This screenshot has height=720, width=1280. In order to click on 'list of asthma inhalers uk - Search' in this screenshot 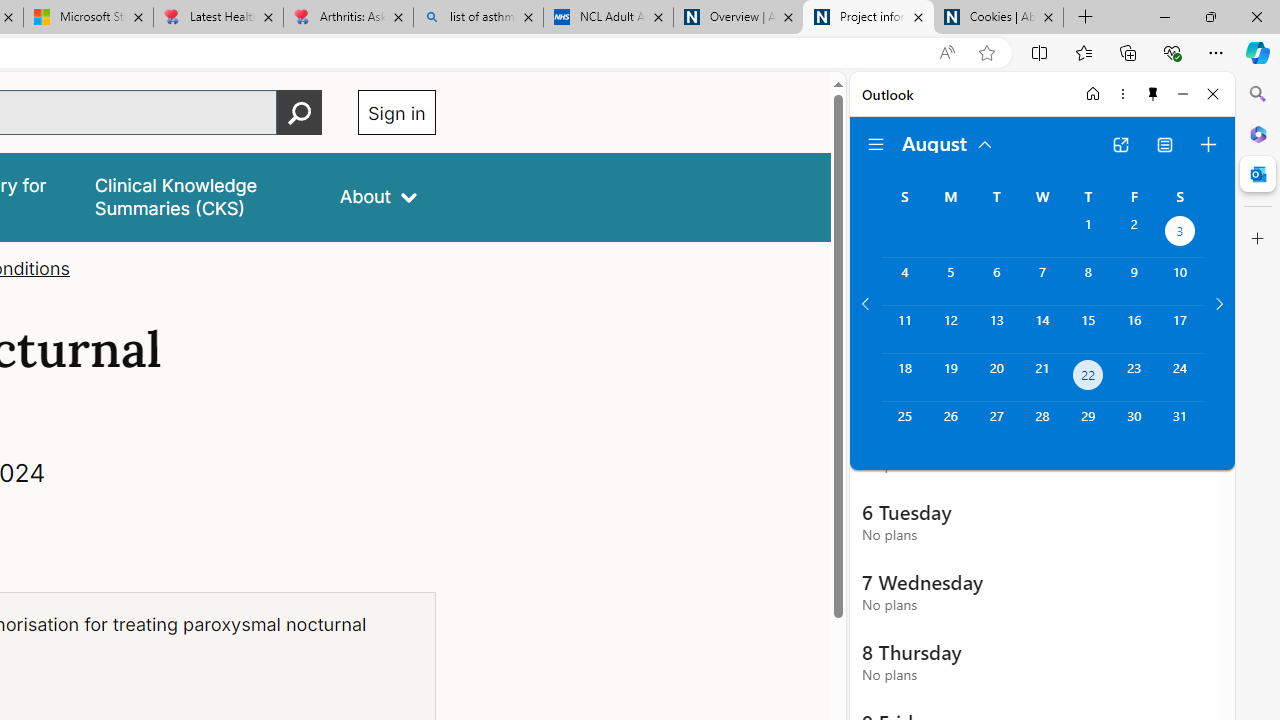, I will do `click(477, 17)`.